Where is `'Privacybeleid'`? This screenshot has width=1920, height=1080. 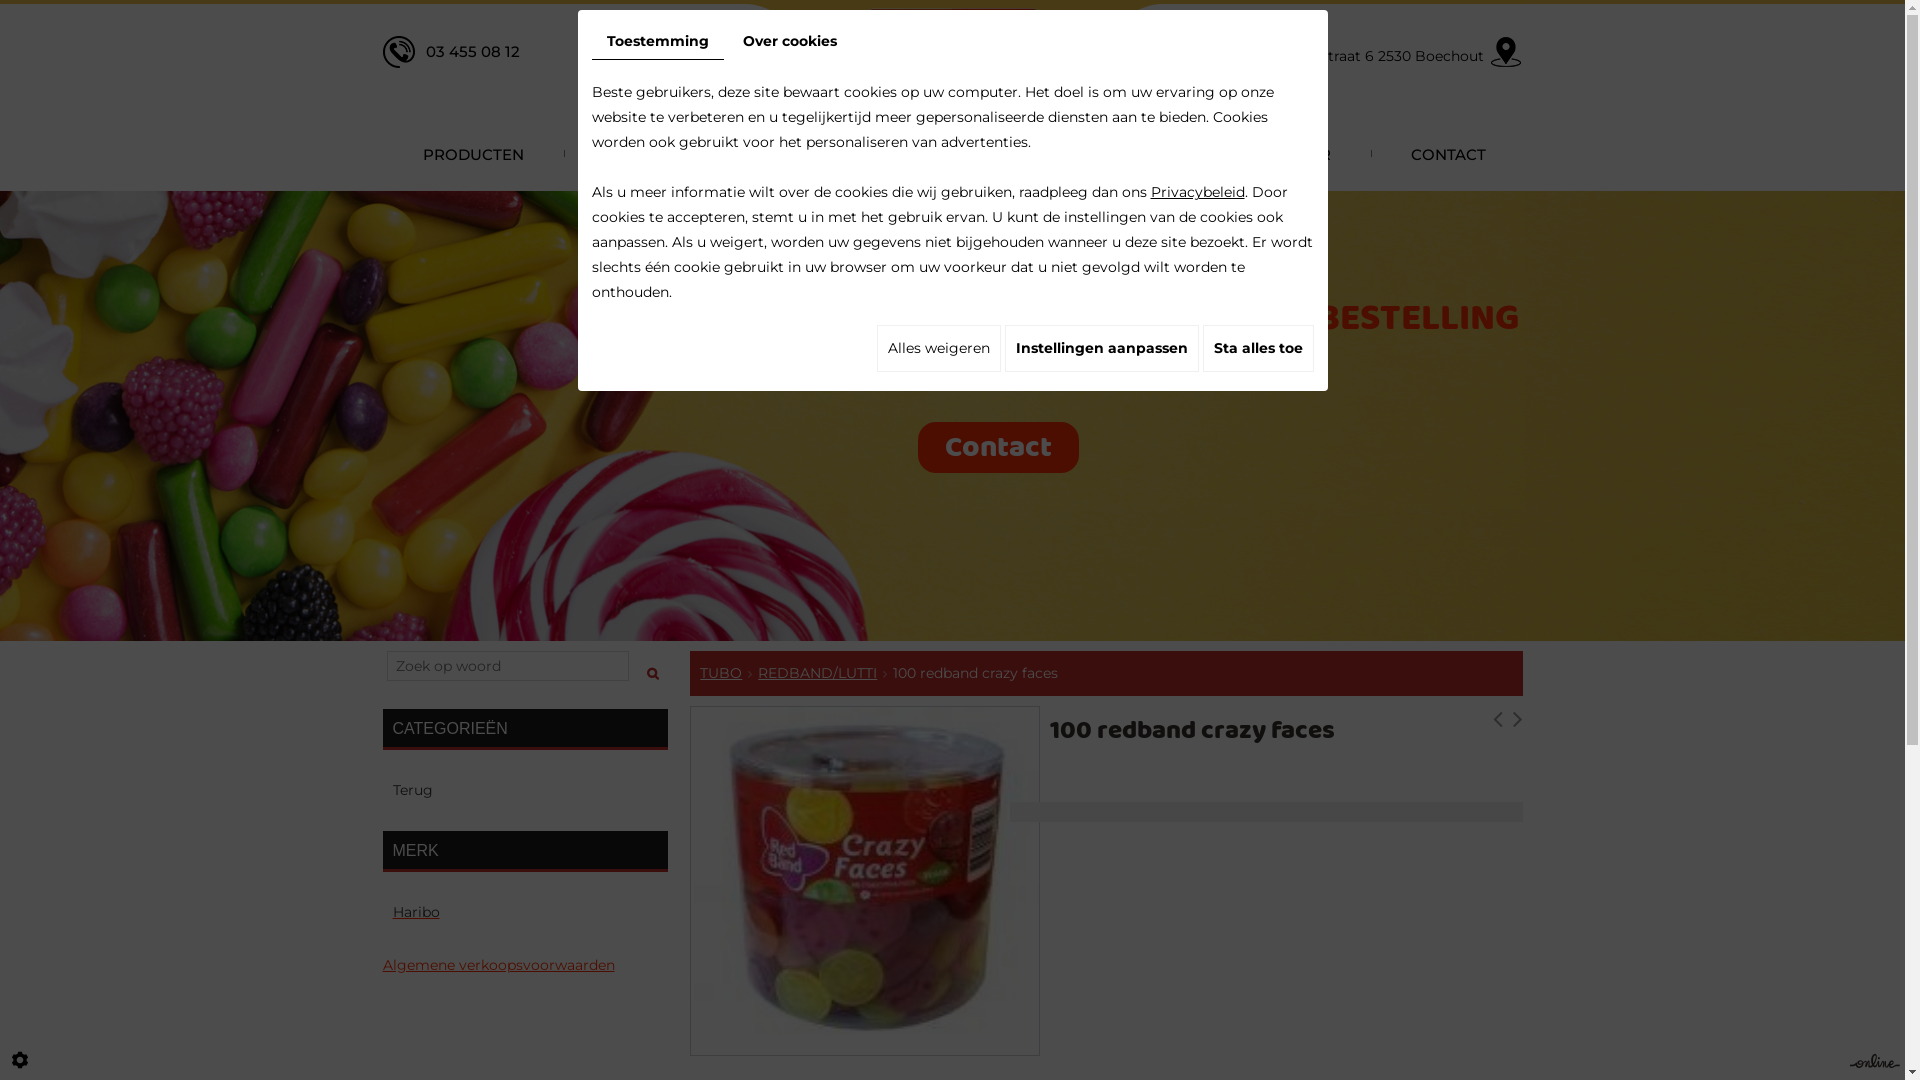 'Privacybeleid' is located at coordinates (1196, 192).